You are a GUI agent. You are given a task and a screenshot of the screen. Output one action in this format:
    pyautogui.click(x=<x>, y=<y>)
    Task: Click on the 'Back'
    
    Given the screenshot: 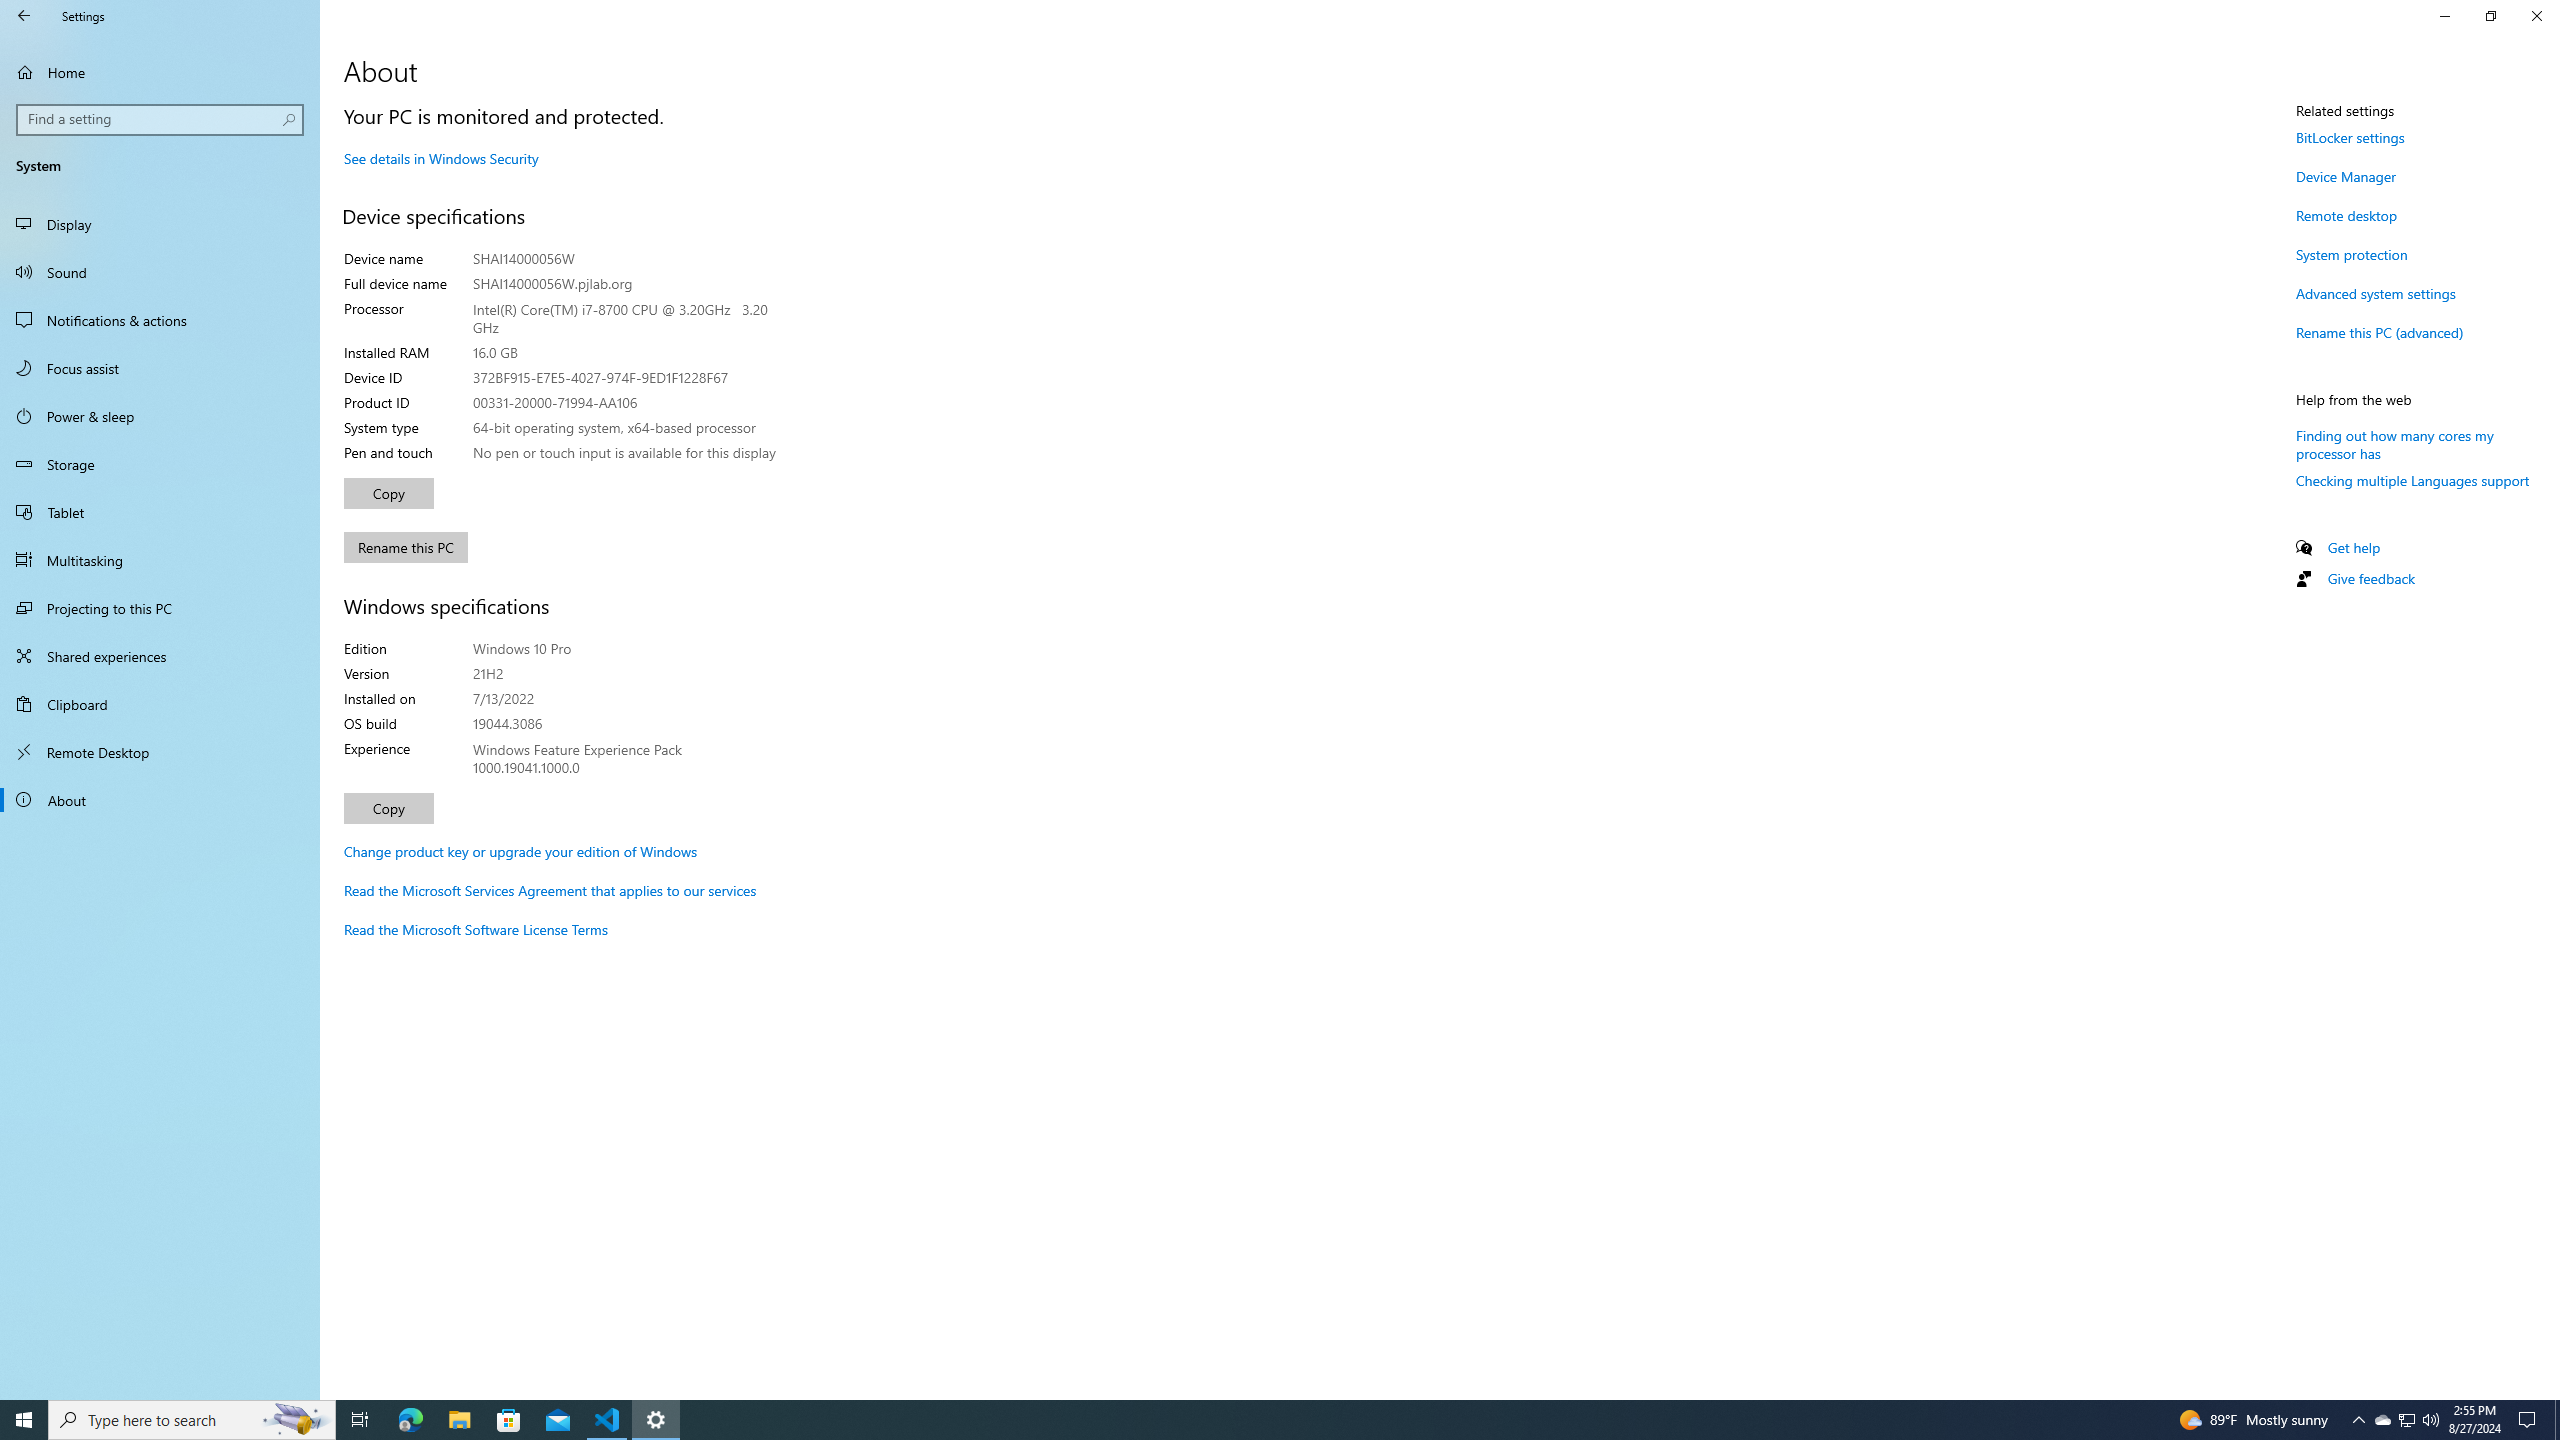 What is the action you would take?
    pyautogui.click(x=24, y=15)
    